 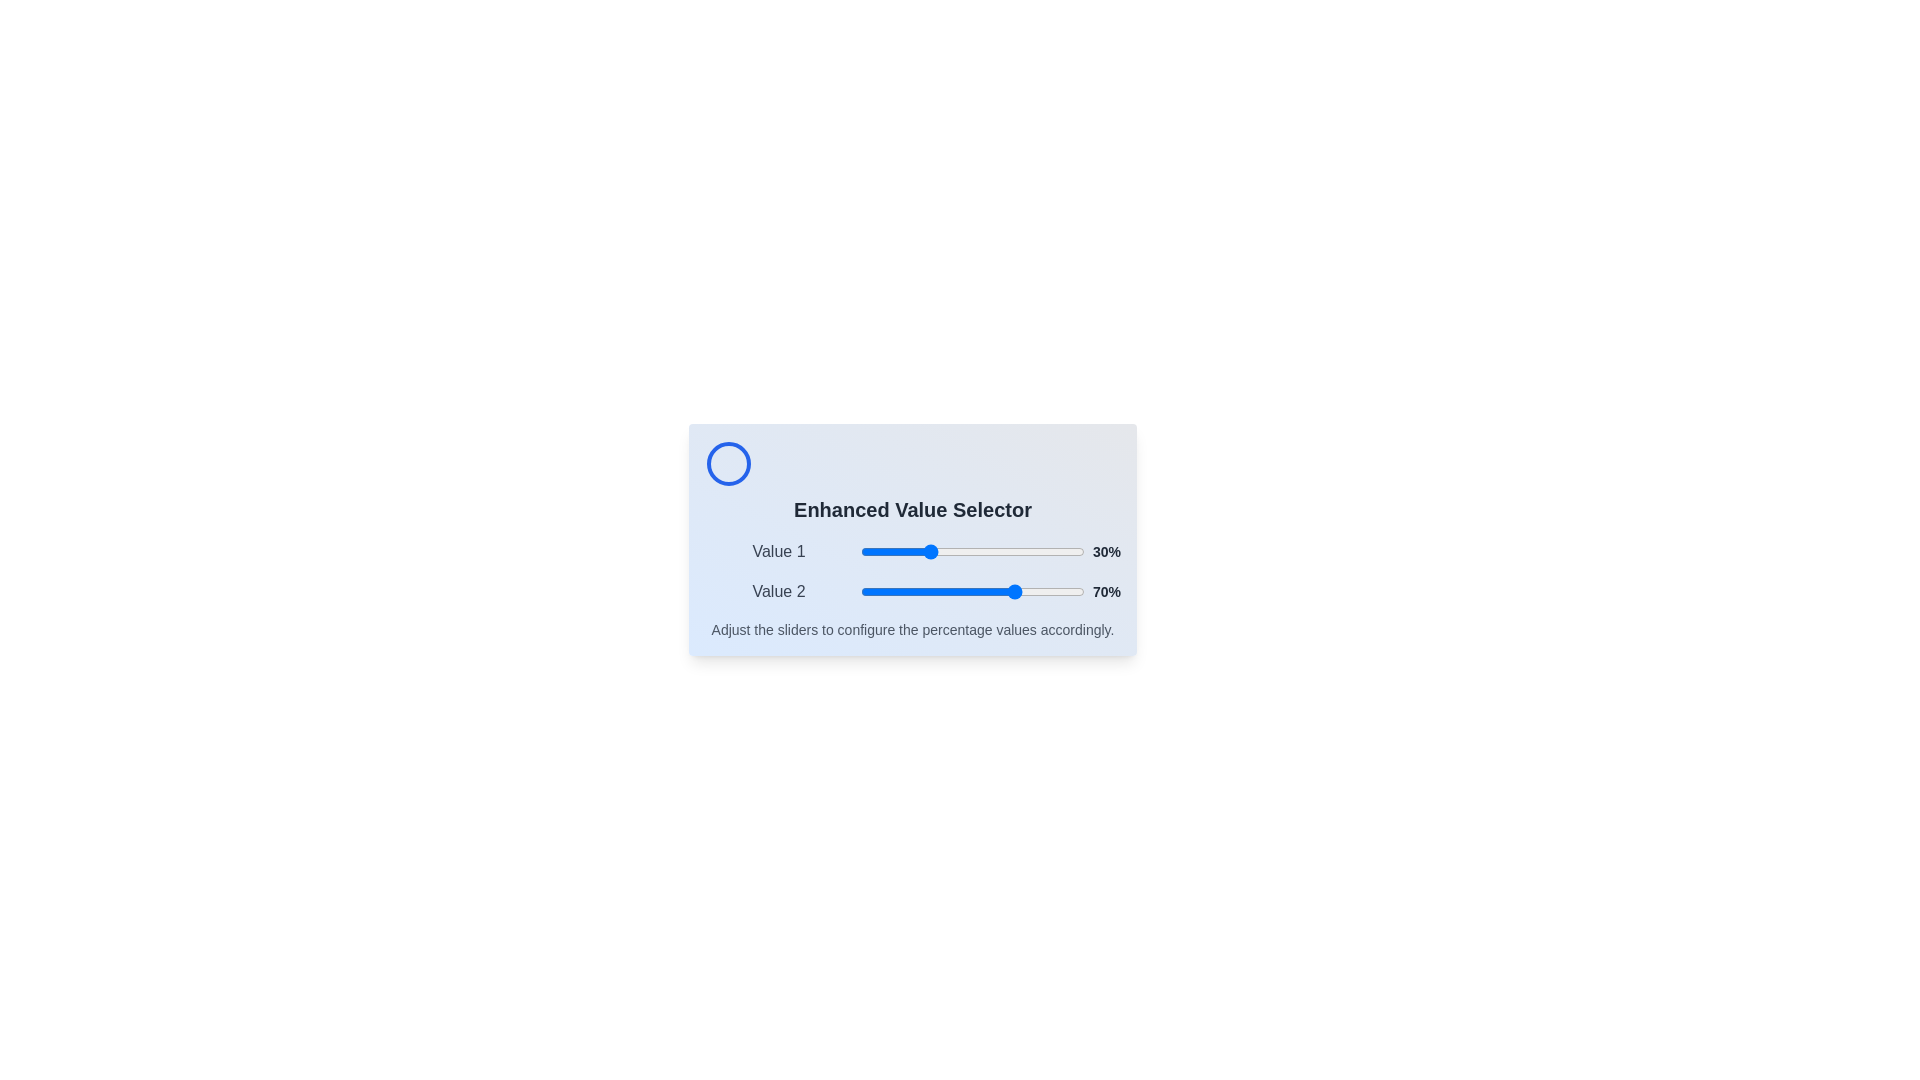 I want to click on the circular icon in the header, so click(x=728, y=463).